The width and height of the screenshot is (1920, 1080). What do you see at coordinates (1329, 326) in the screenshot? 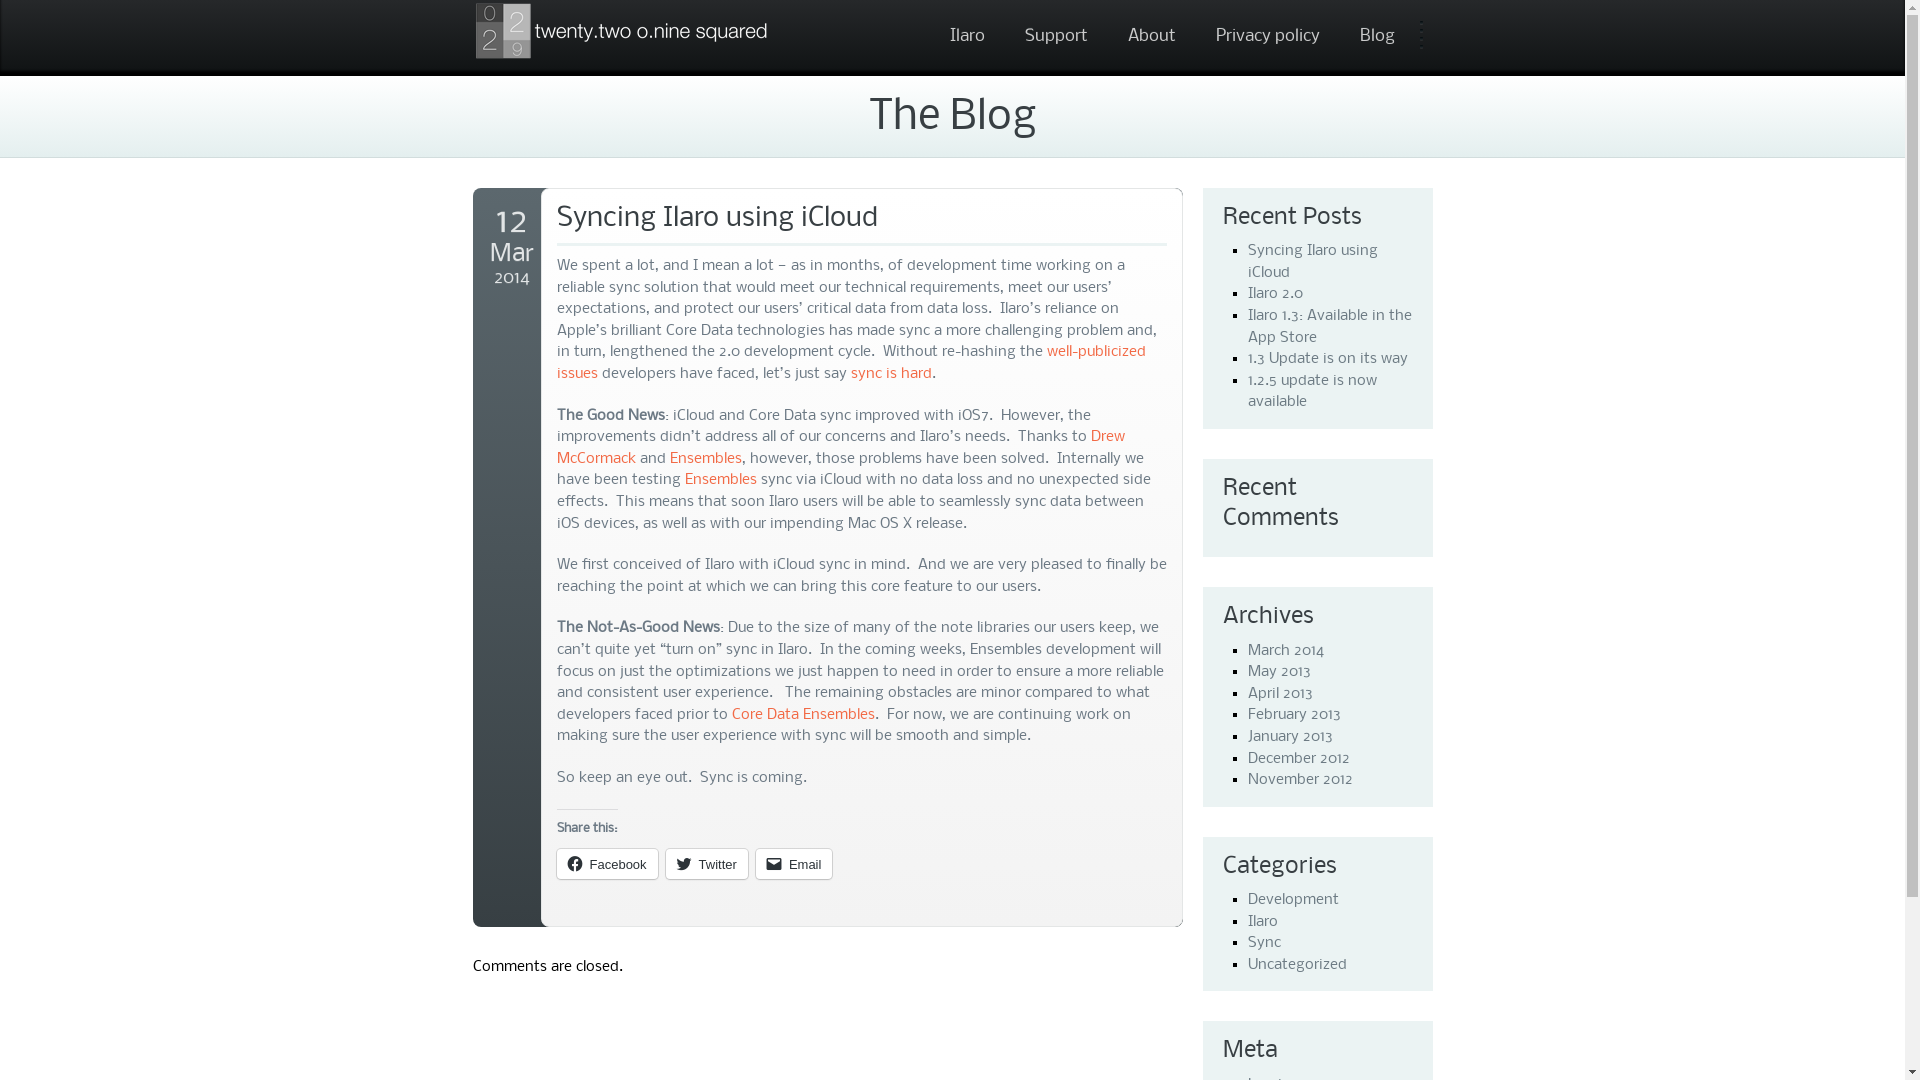
I see `'Ilaro 1.3: Available in the App Store'` at bounding box center [1329, 326].